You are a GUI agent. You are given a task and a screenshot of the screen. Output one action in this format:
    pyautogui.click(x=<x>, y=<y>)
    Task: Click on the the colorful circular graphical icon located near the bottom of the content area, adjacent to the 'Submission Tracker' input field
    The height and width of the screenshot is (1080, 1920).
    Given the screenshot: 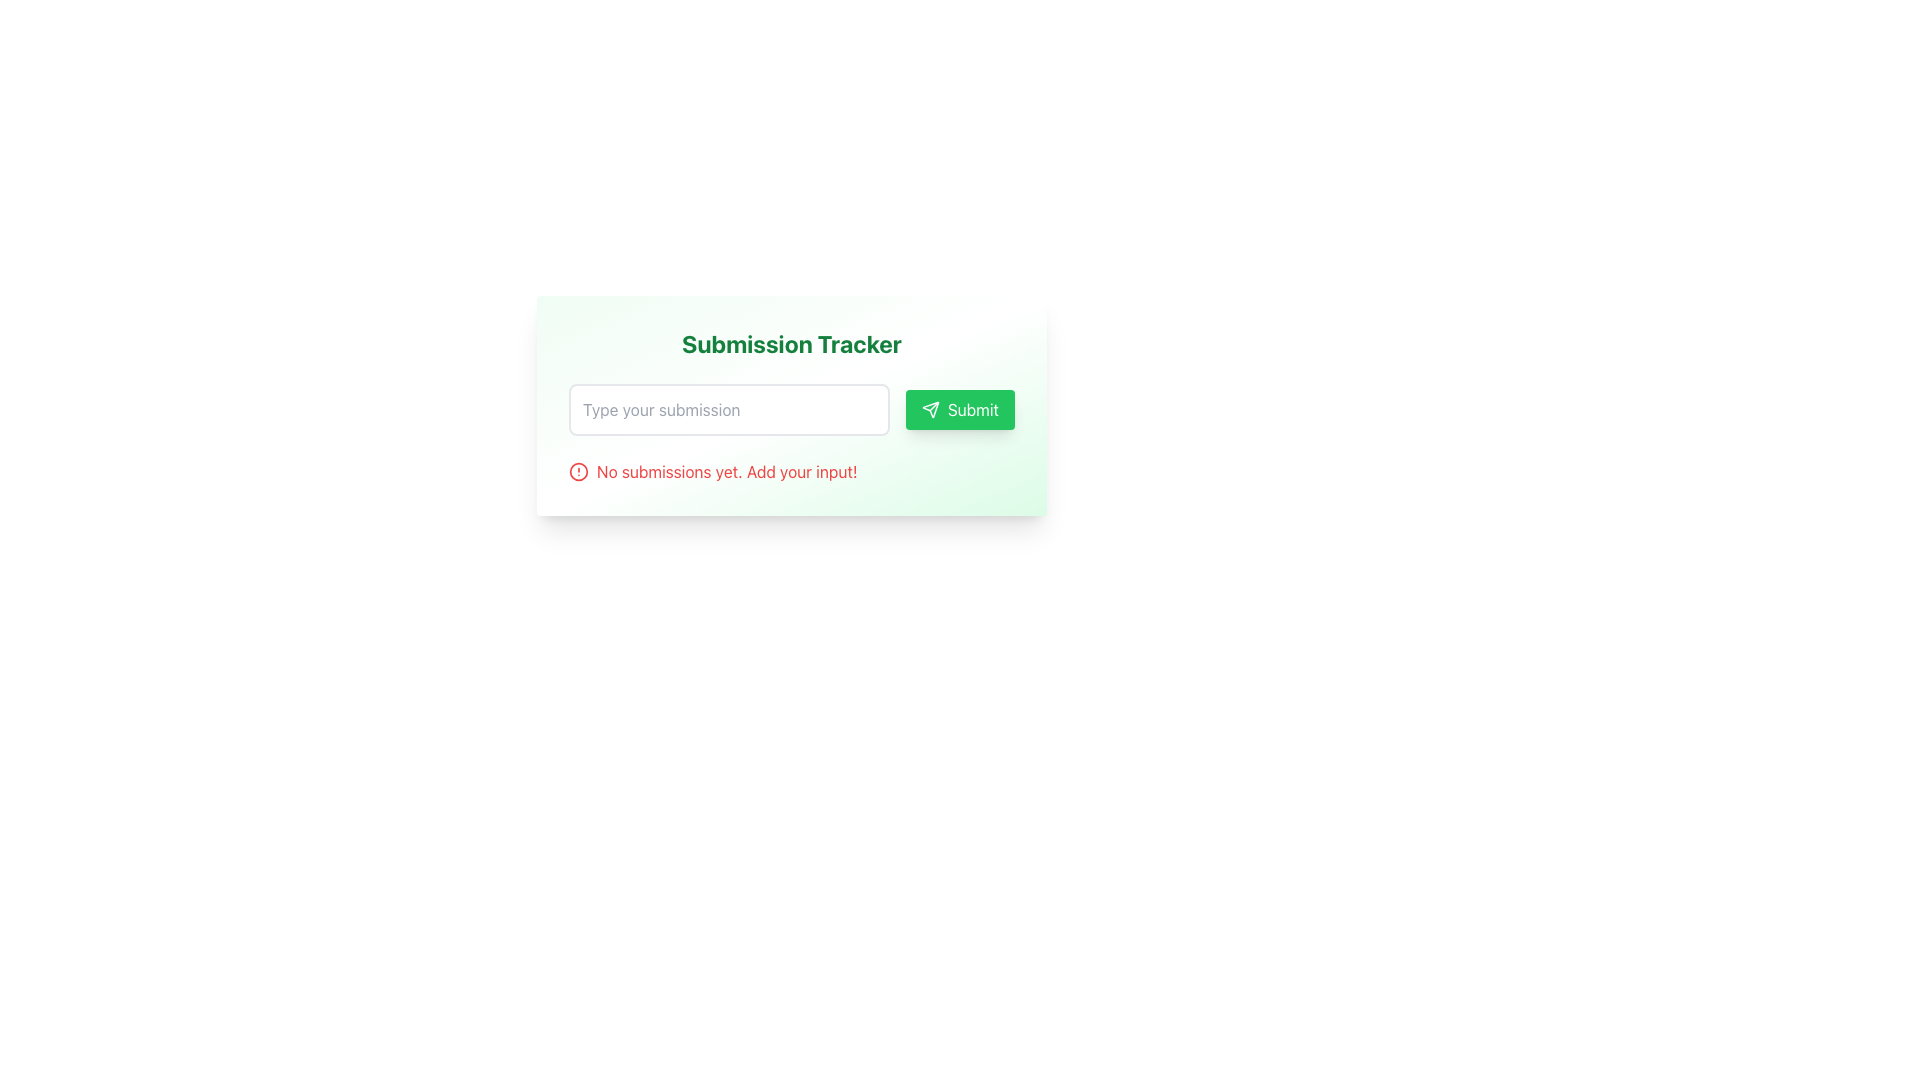 What is the action you would take?
    pyautogui.click(x=578, y=471)
    